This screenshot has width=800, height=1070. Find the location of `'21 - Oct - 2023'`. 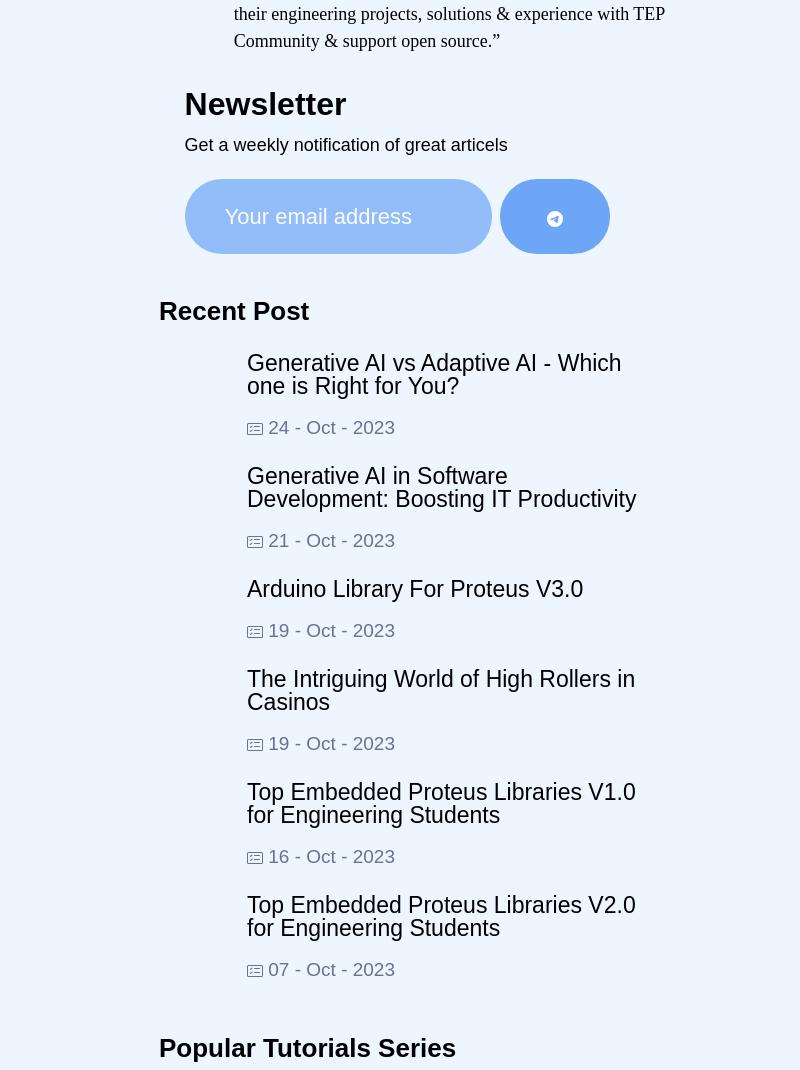

'21 - Oct - 2023' is located at coordinates (328, 538).